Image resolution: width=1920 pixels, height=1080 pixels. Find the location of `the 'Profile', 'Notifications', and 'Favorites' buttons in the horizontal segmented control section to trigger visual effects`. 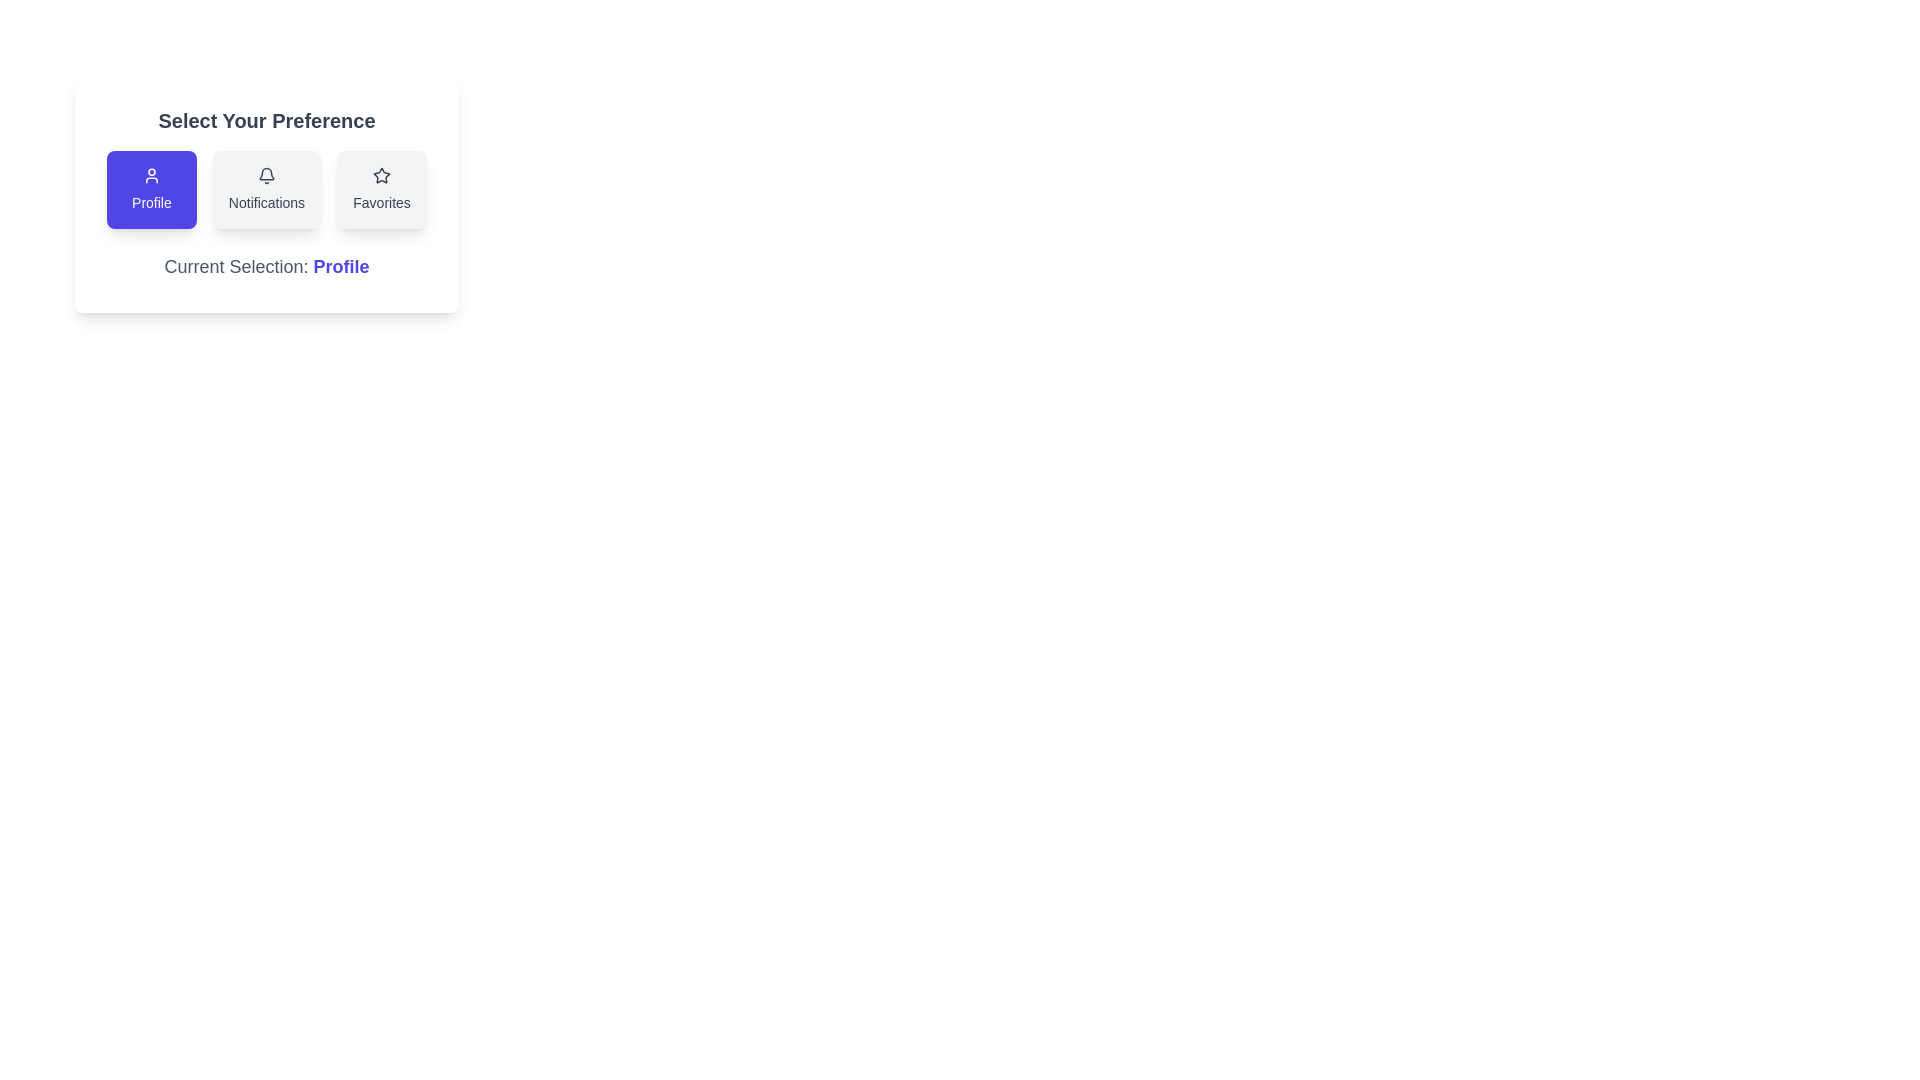

the 'Profile', 'Notifications', and 'Favorites' buttons in the horizontal segmented control section to trigger visual effects is located at coordinates (266, 189).